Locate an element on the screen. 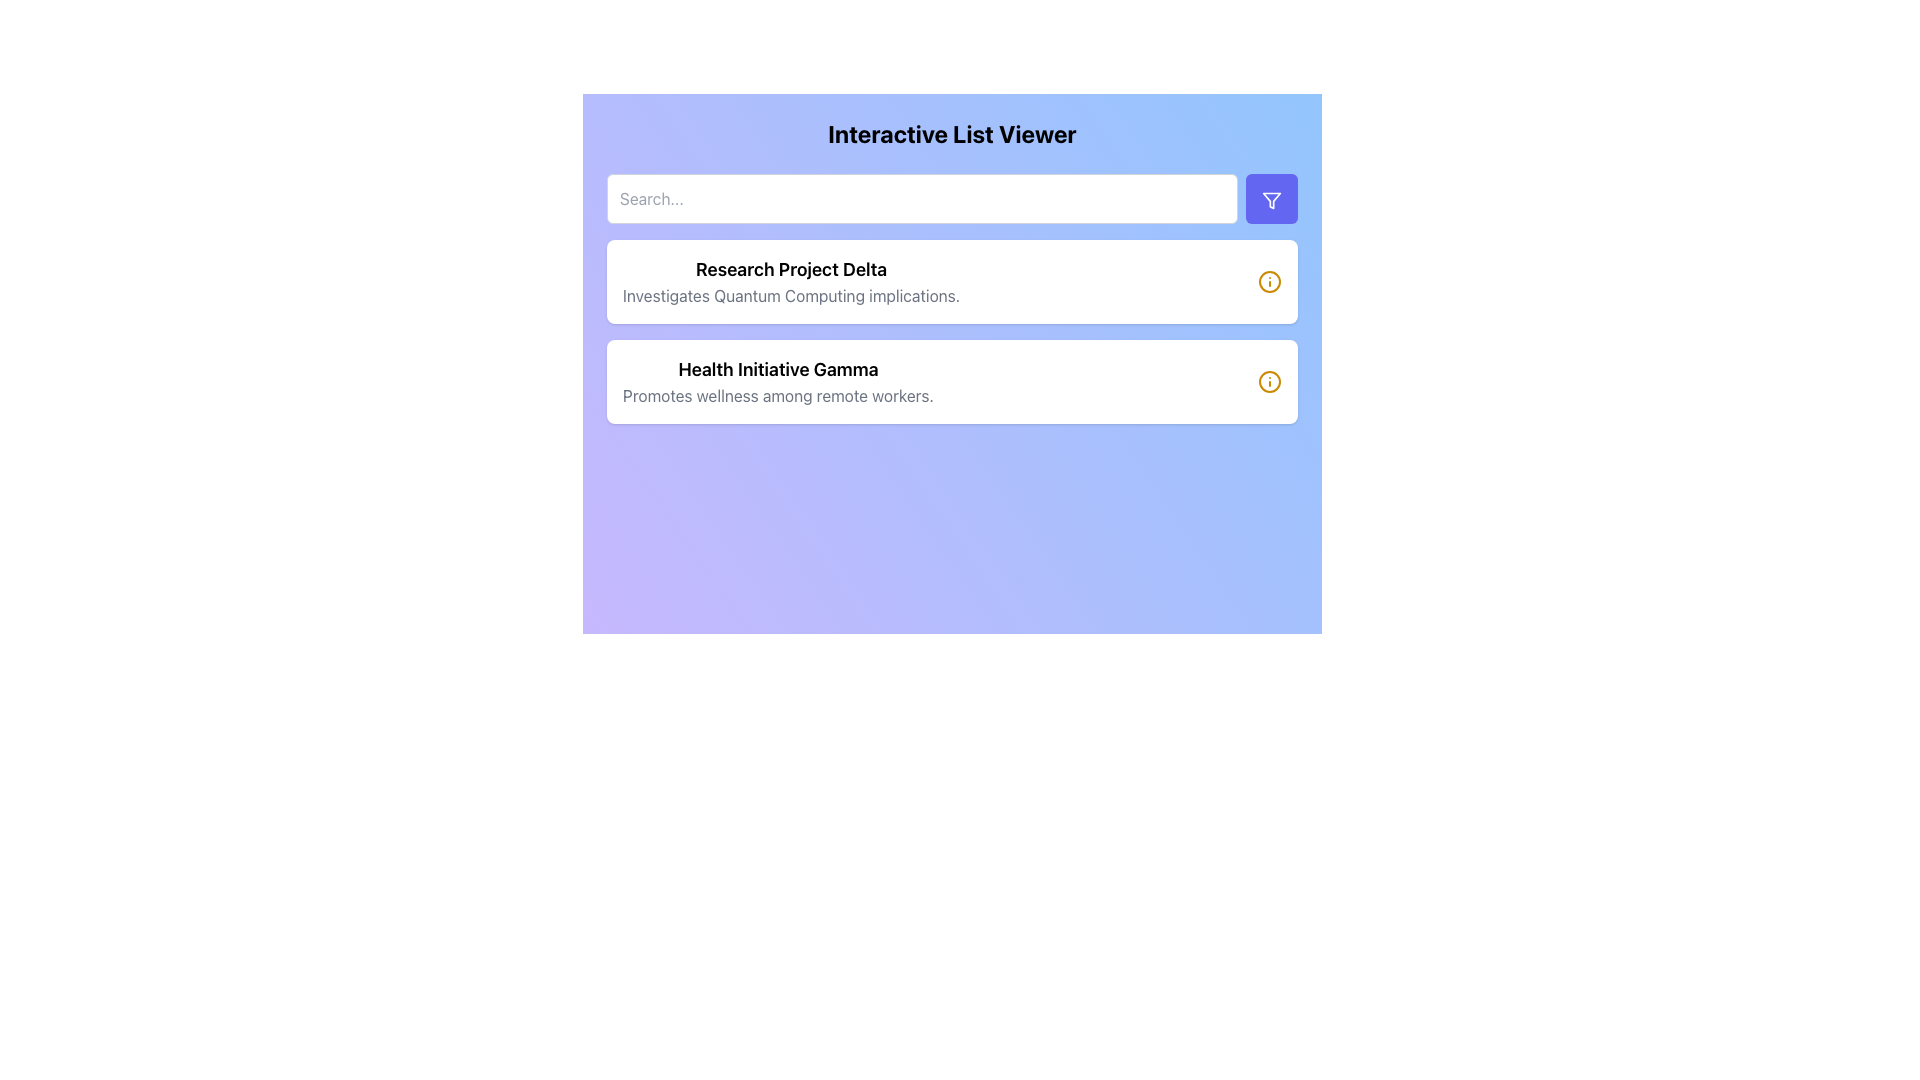 The image size is (1920, 1080). the descriptive text element located under the 'Research Project Delta' title for accessibility purposes is located at coordinates (790, 296).